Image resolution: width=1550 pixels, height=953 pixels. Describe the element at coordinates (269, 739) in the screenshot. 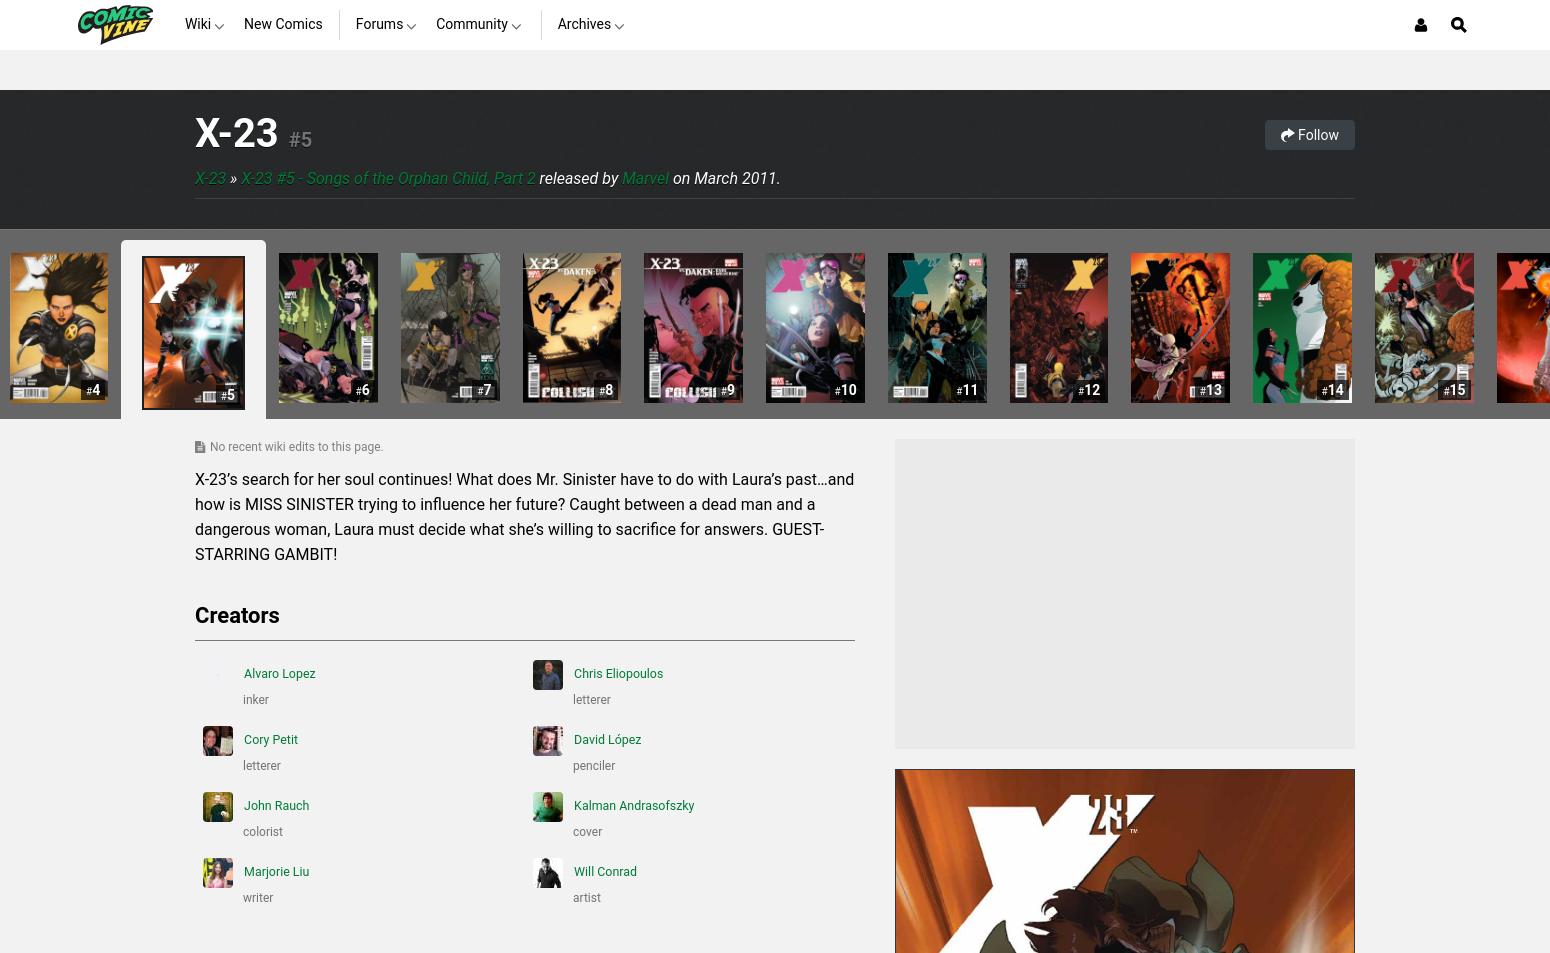

I see `'Cory Petit'` at that location.